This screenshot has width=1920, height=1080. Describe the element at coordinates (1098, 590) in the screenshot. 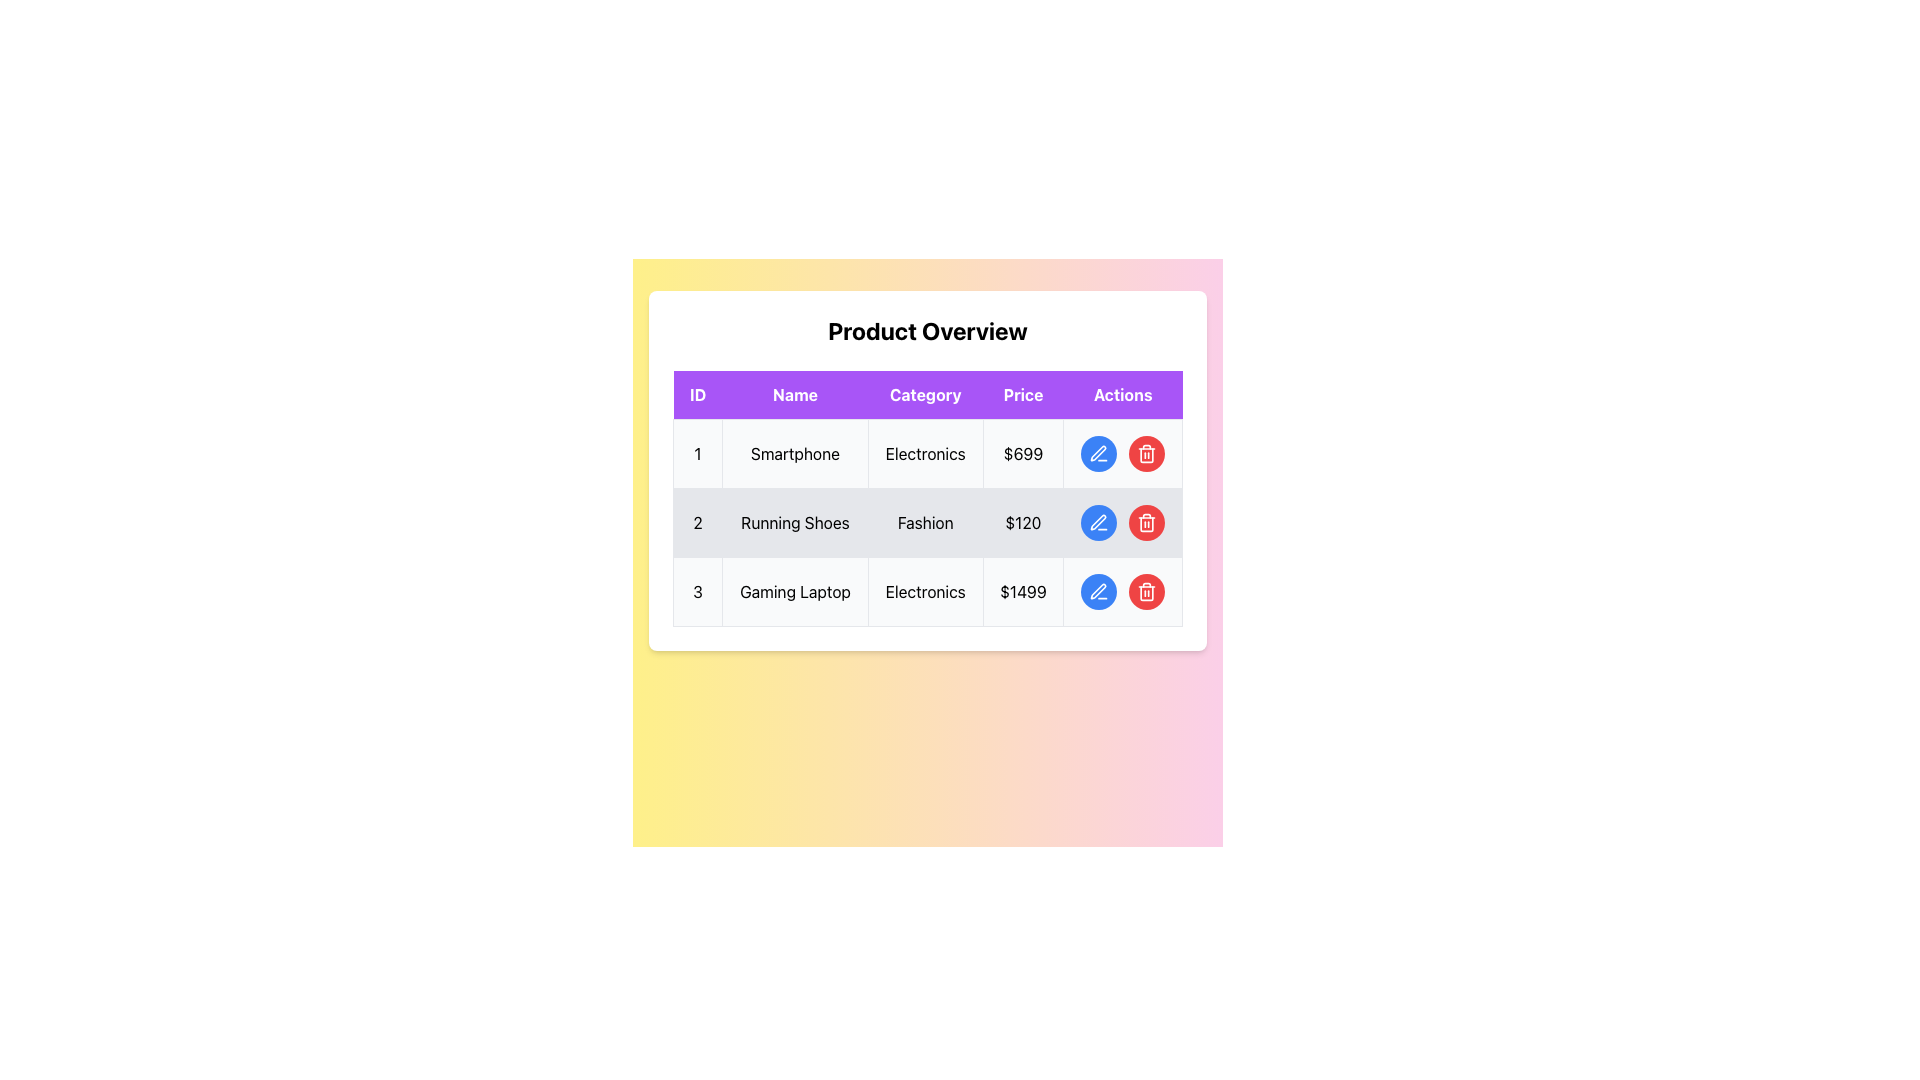

I see `the 'Edit' icon button located in the 'Actions' column of the first row beside the 'Price' column` at that location.